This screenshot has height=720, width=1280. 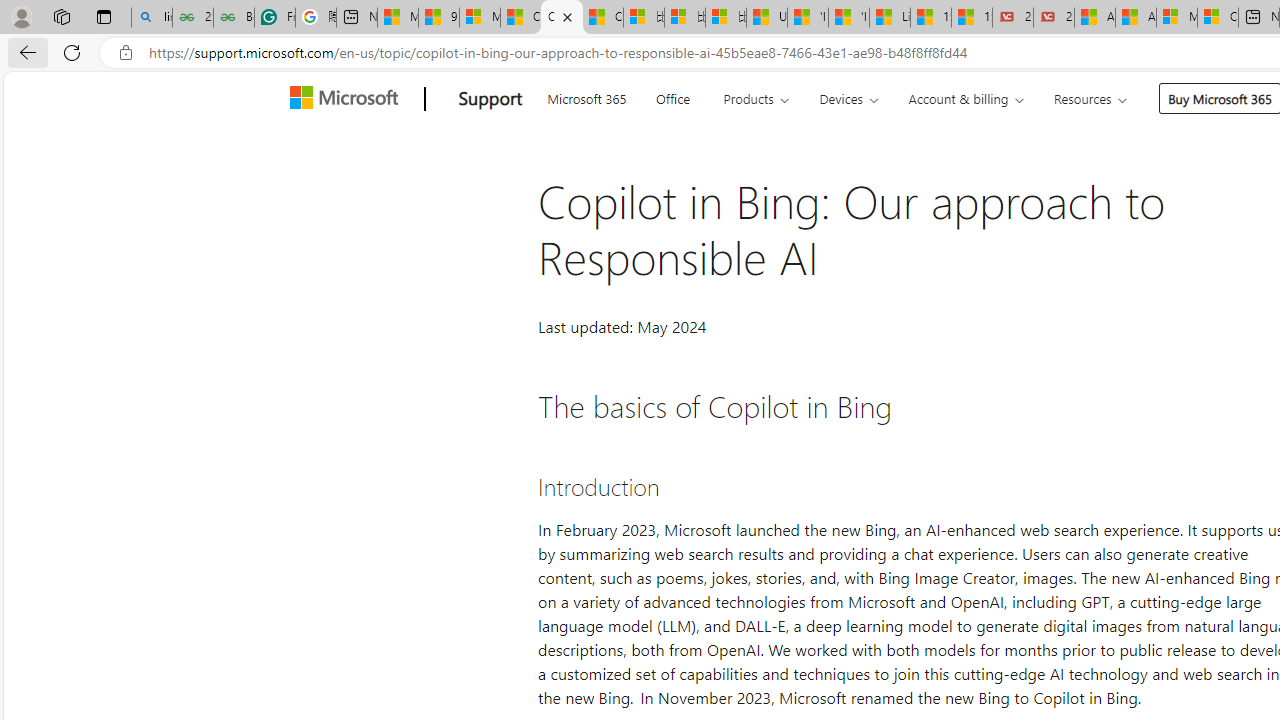 I want to click on 'Close tab', so click(x=566, y=17).